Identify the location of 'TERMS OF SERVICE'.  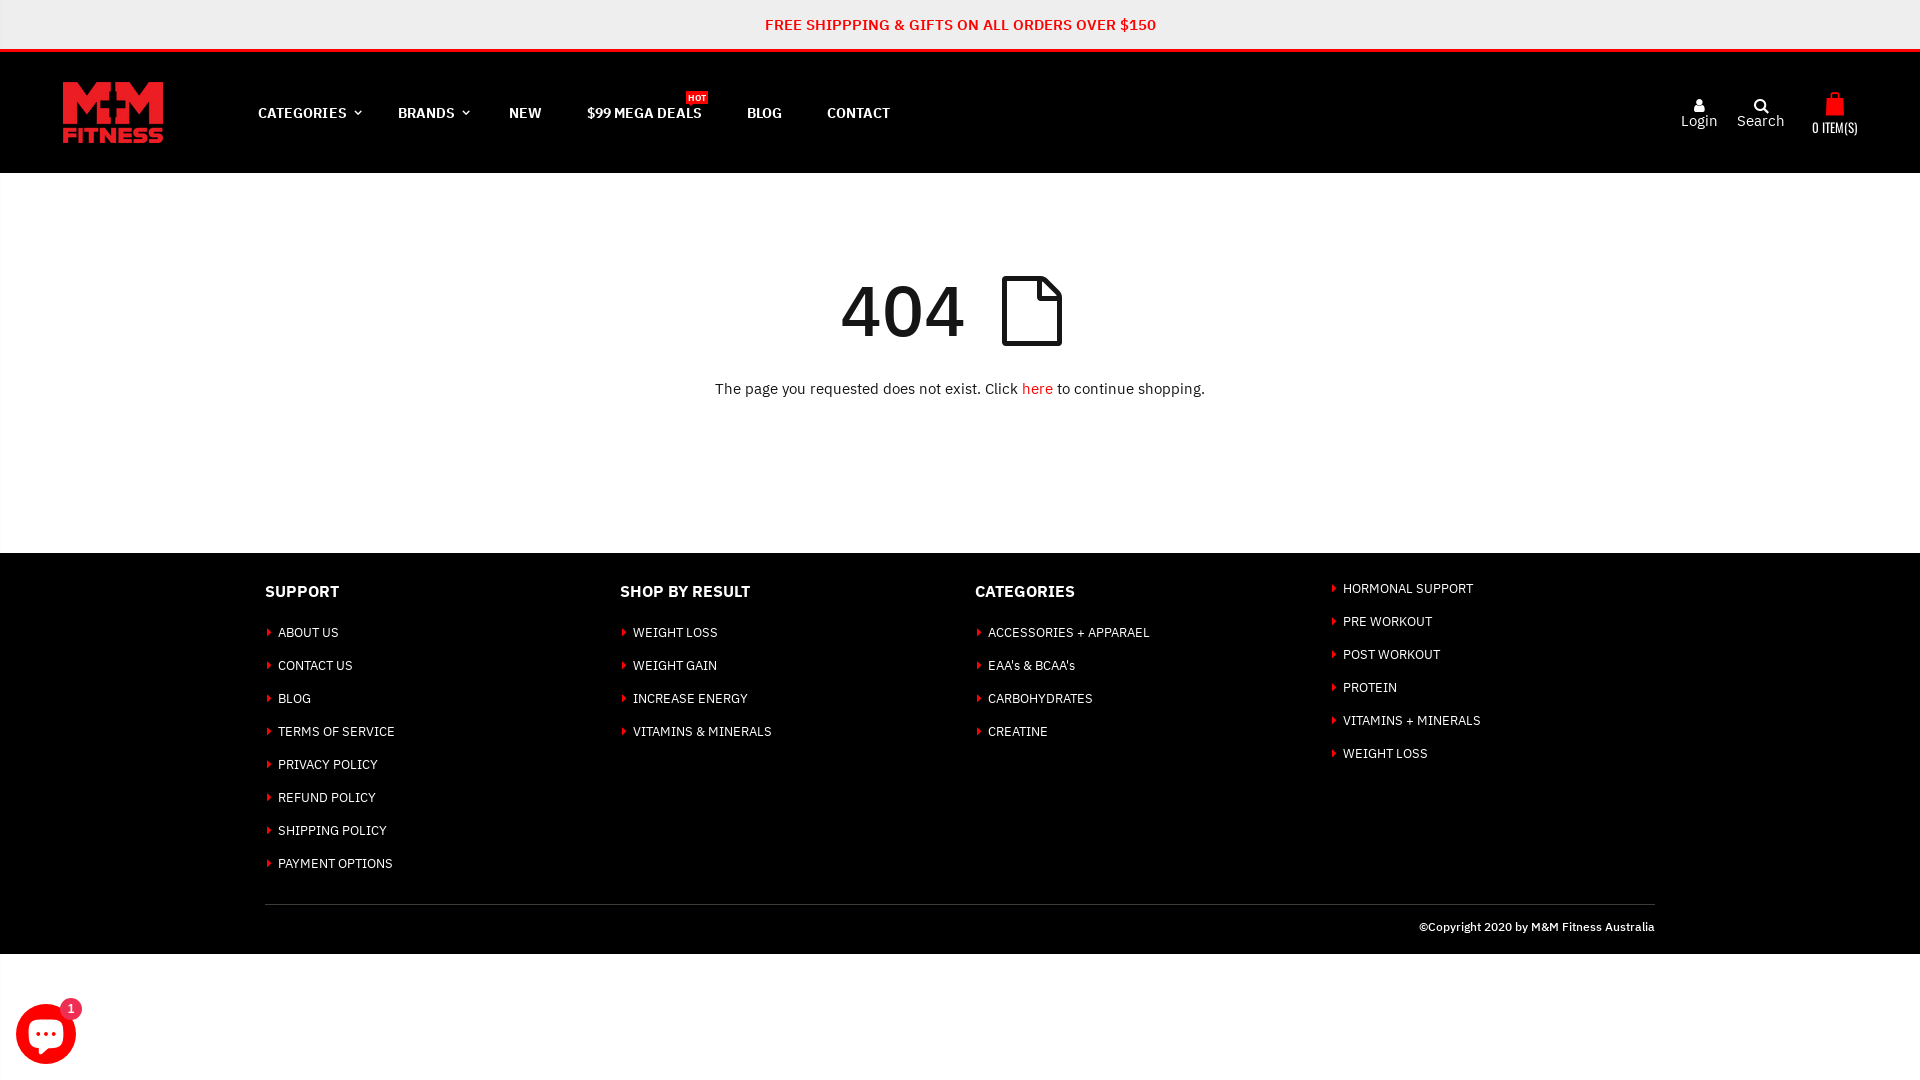
(336, 731).